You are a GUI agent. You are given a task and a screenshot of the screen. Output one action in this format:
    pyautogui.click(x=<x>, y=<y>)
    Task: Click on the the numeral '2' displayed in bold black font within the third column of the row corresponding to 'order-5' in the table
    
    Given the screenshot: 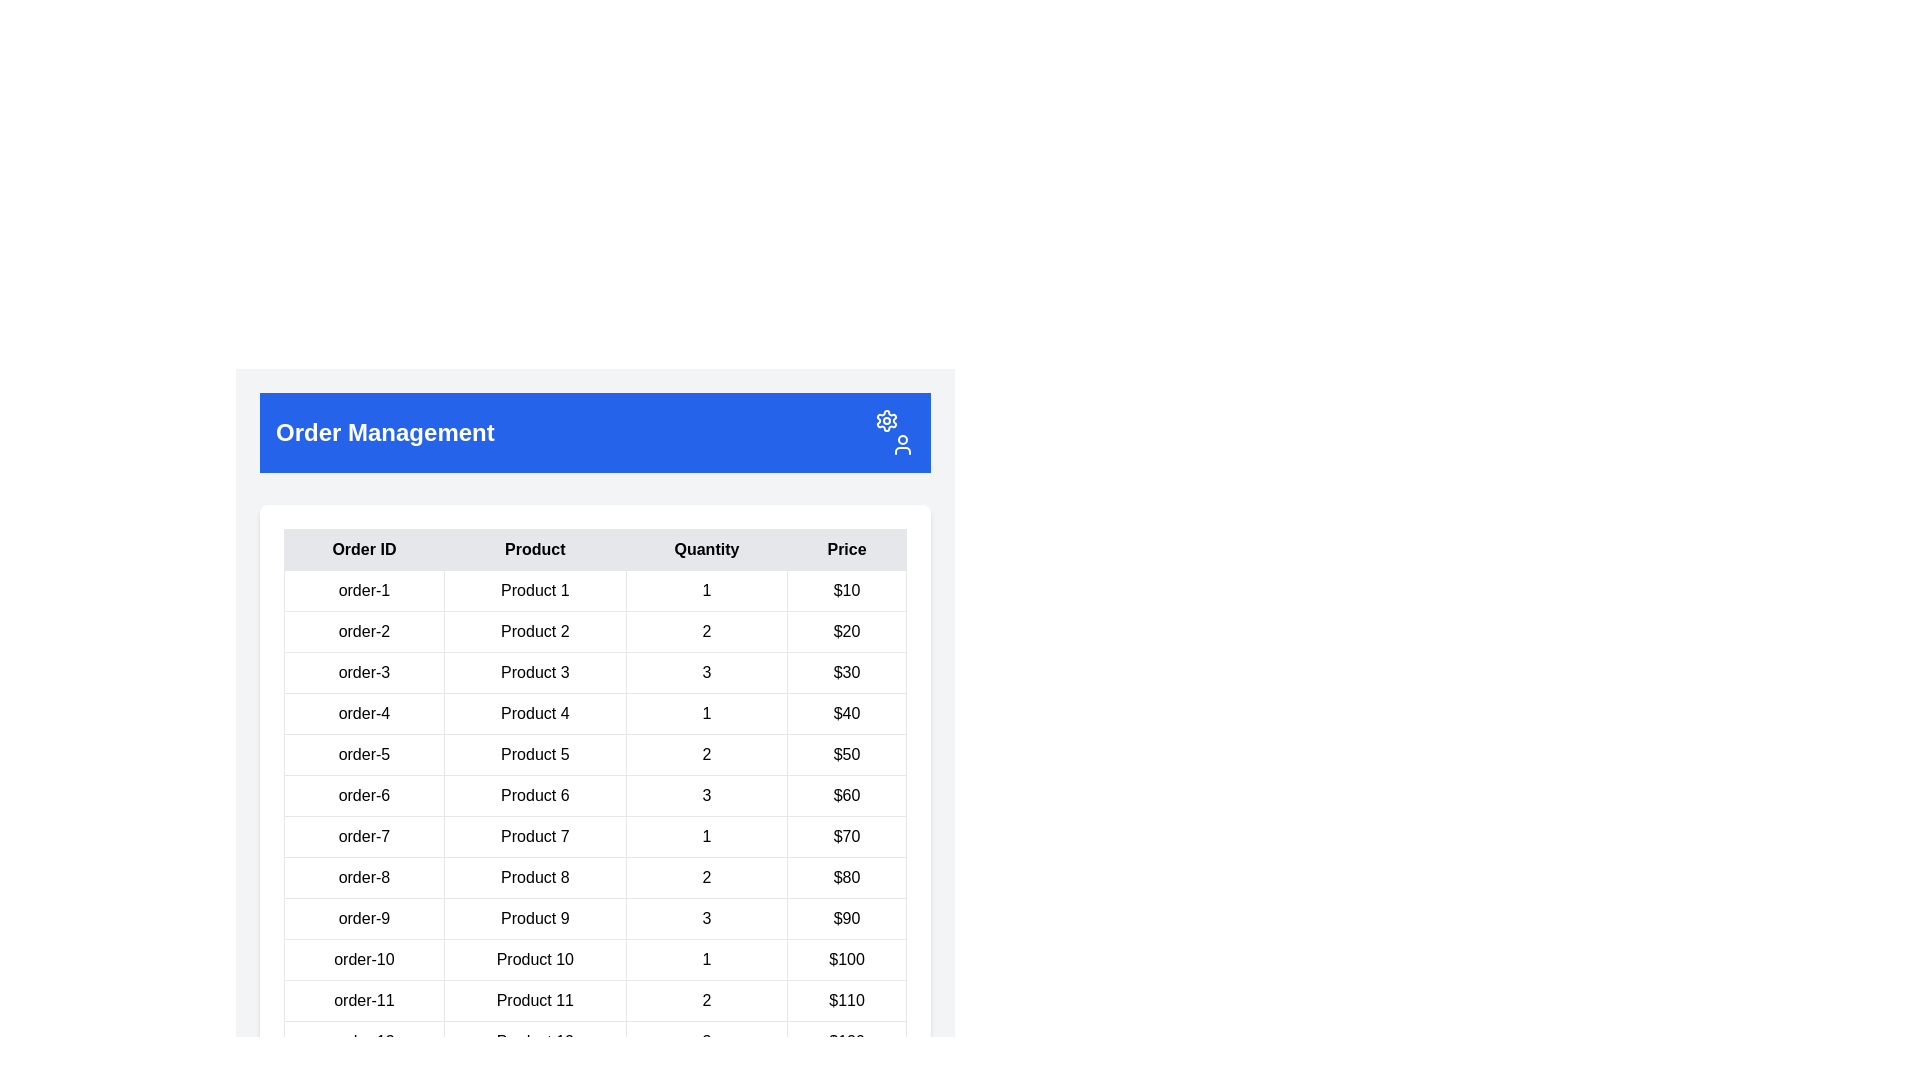 What is the action you would take?
    pyautogui.click(x=706, y=755)
    